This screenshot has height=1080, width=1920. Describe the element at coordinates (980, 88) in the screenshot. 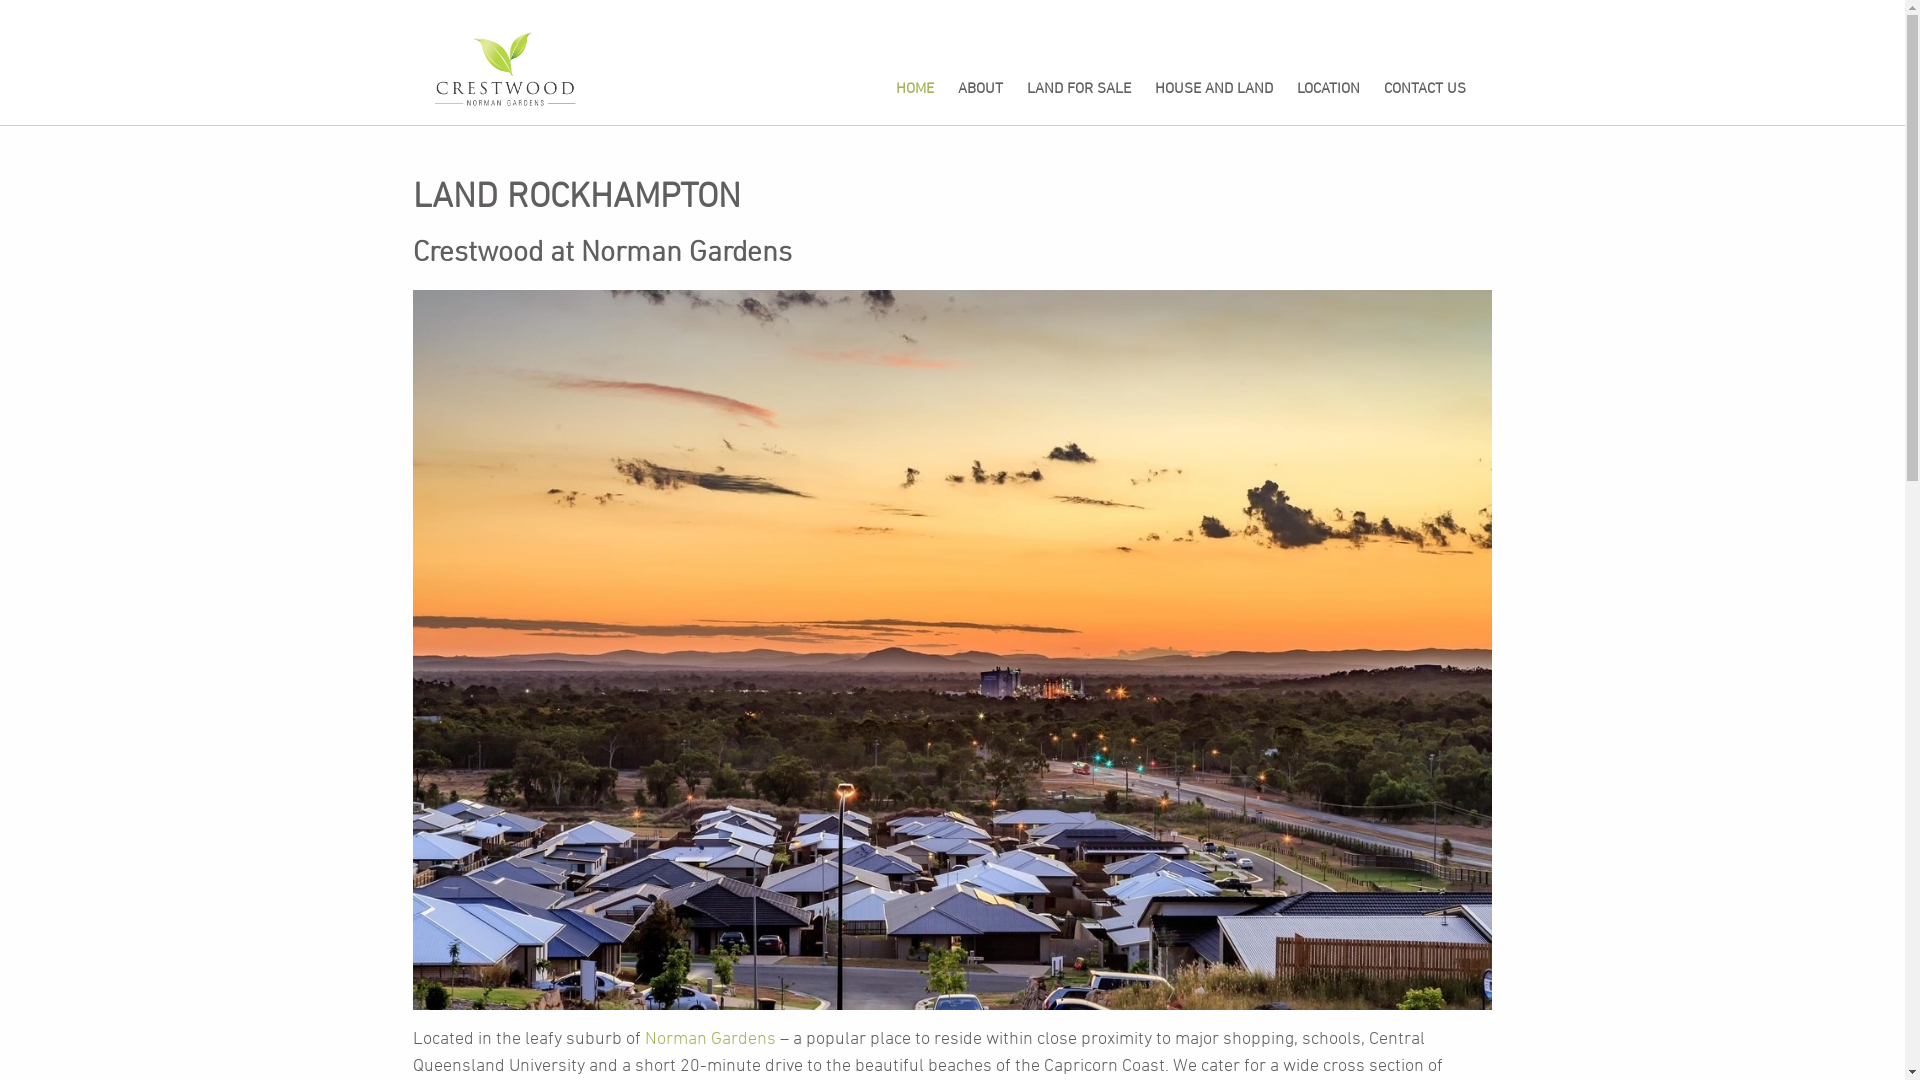

I see `'ABOUT'` at that location.